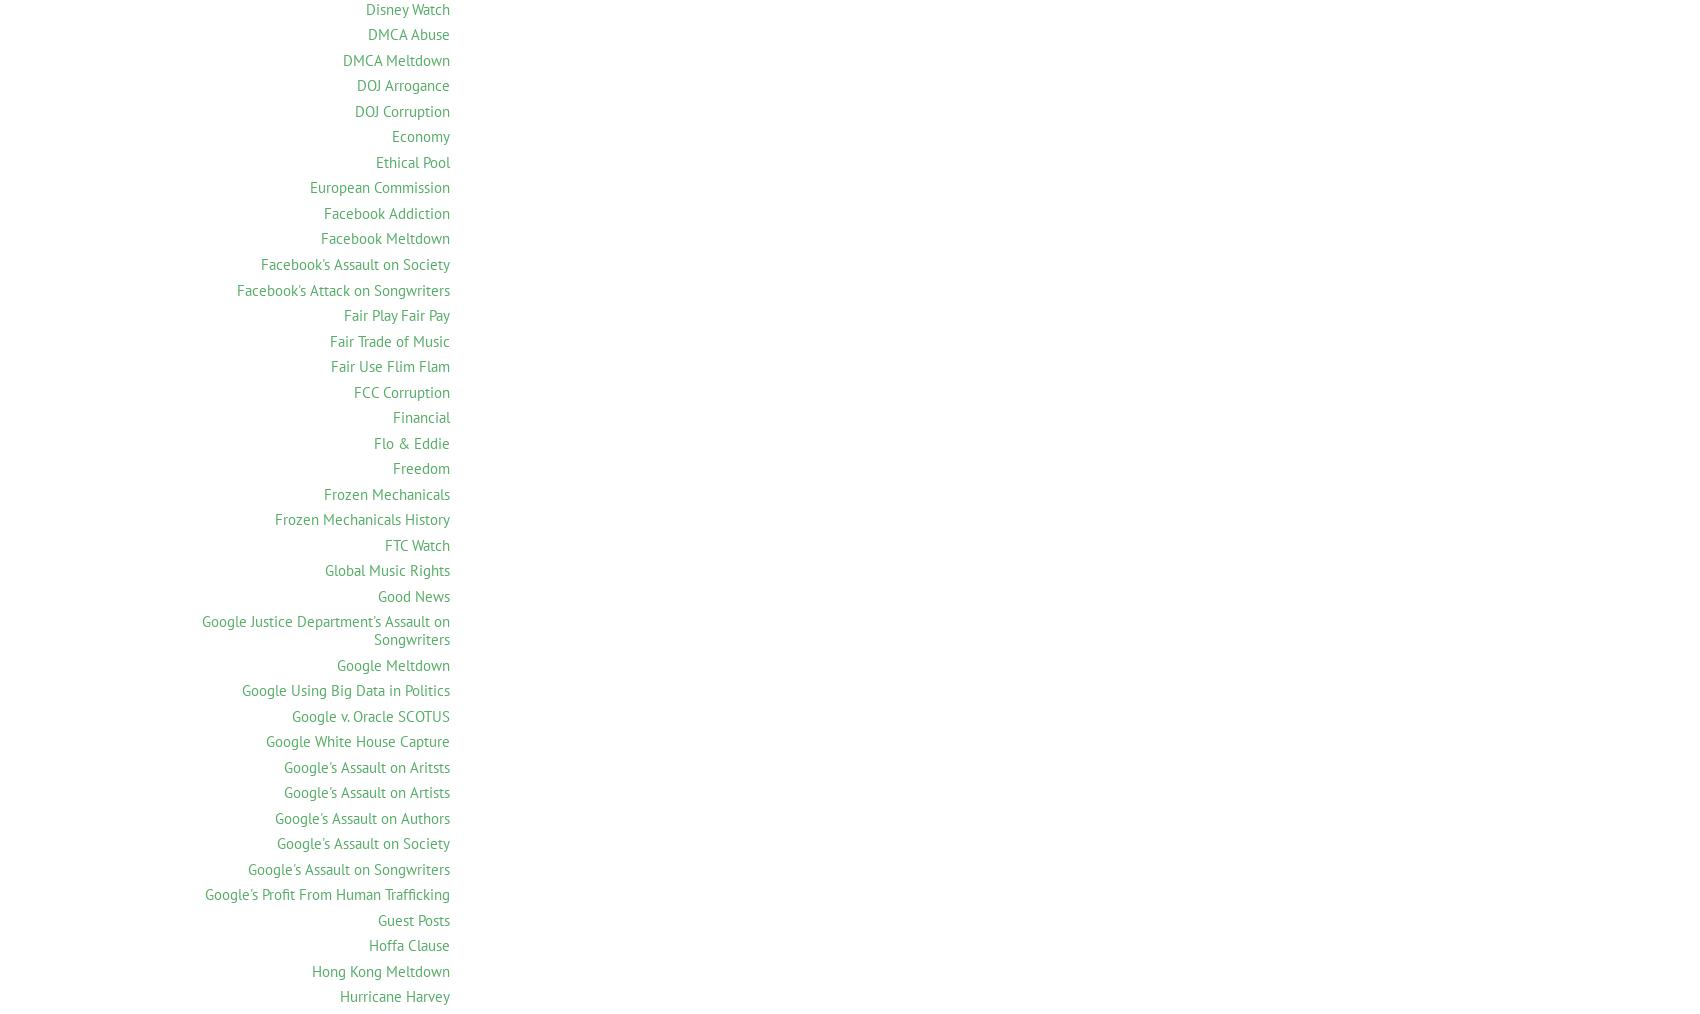  I want to click on 'Facebook Meltdown', so click(384, 237).